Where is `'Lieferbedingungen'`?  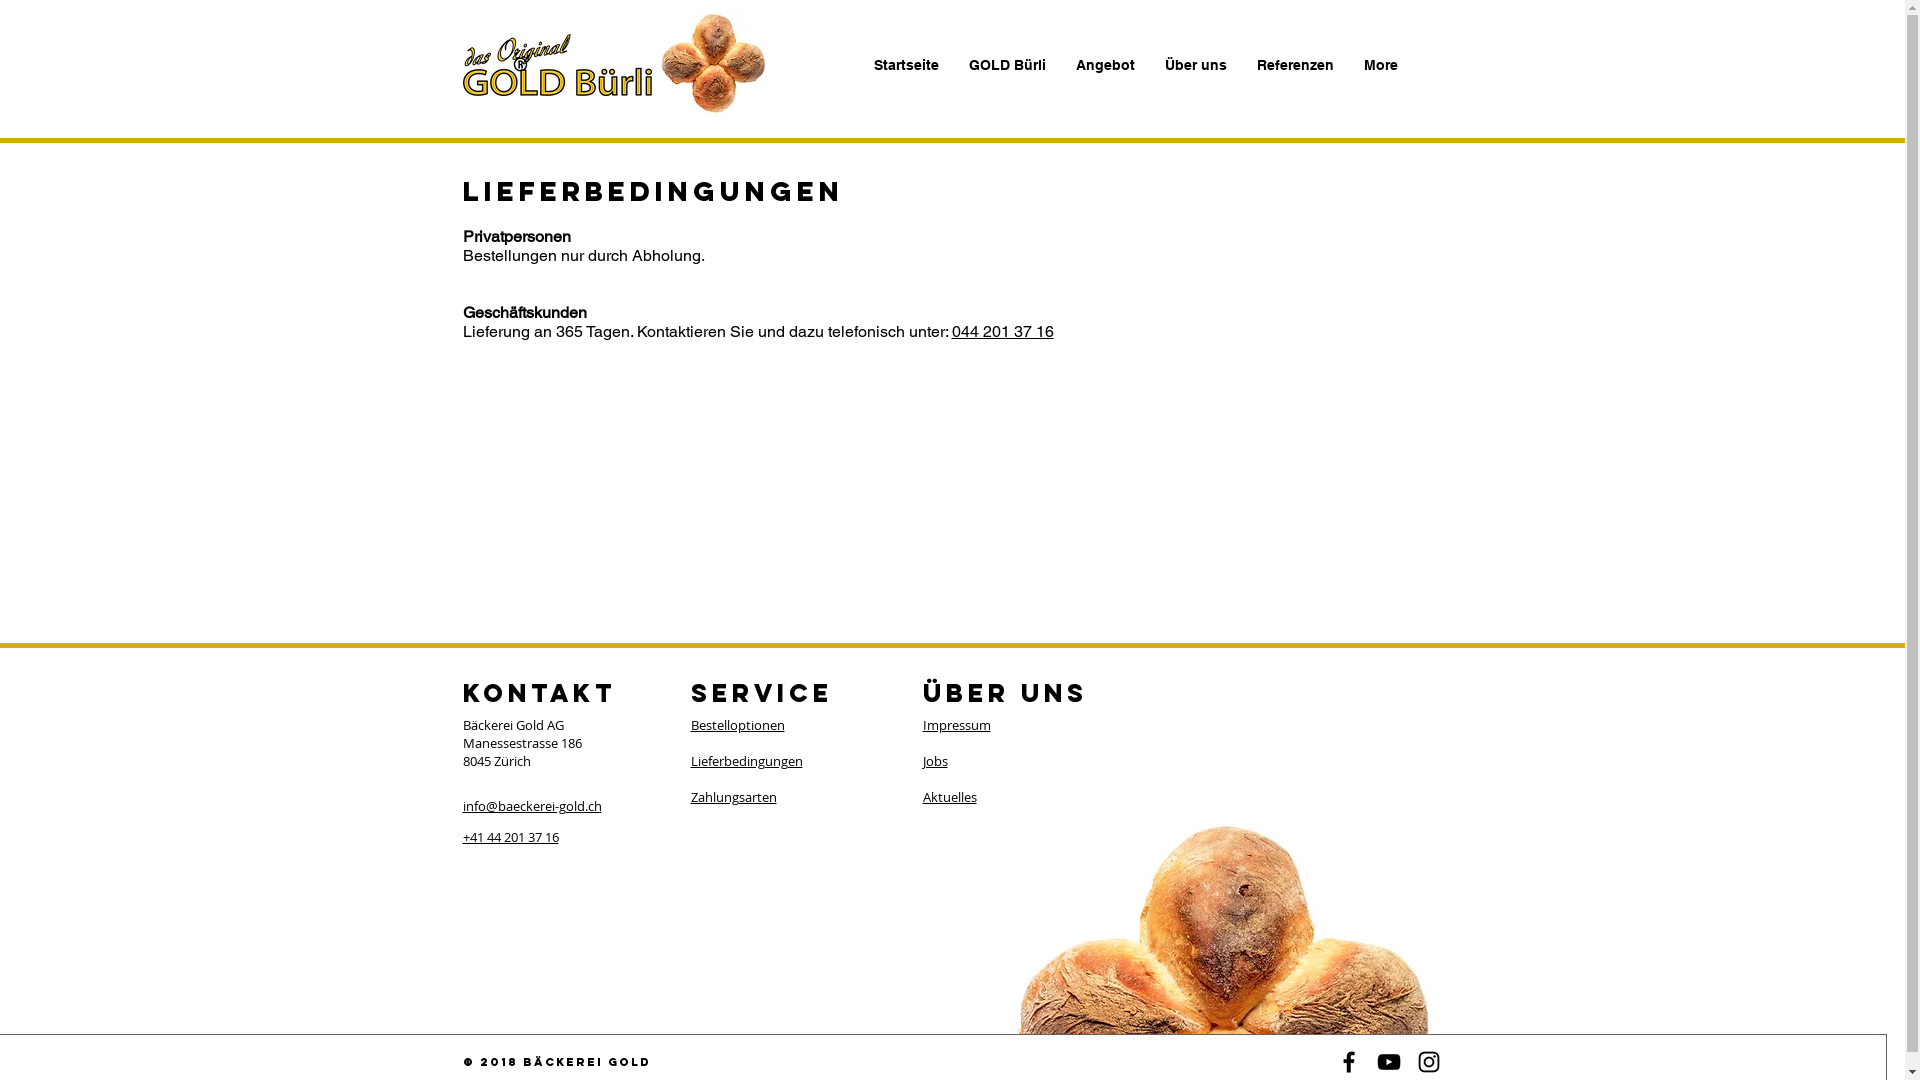 'Lieferbedingungen' is located at coordinates (744, 760).